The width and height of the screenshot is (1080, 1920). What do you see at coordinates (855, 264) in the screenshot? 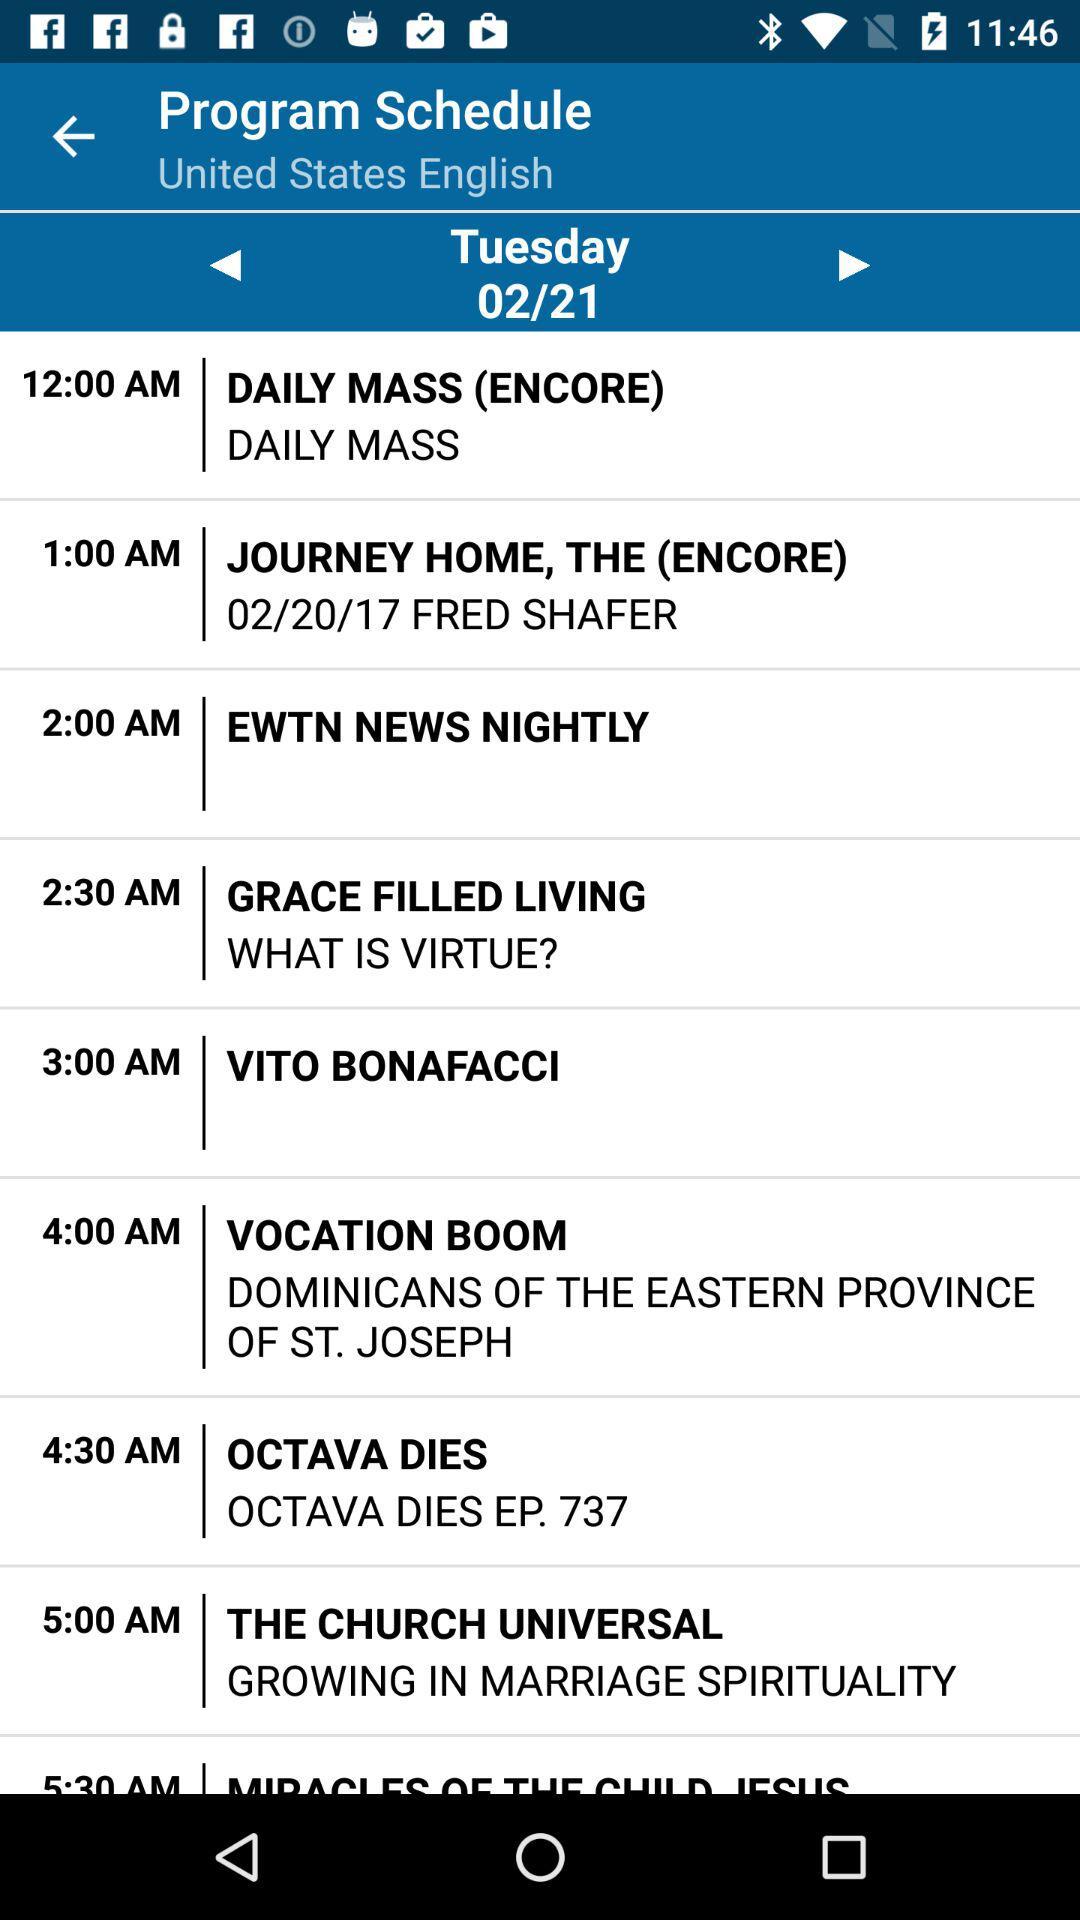
I see `go forward` at bounding box center [855, 264].